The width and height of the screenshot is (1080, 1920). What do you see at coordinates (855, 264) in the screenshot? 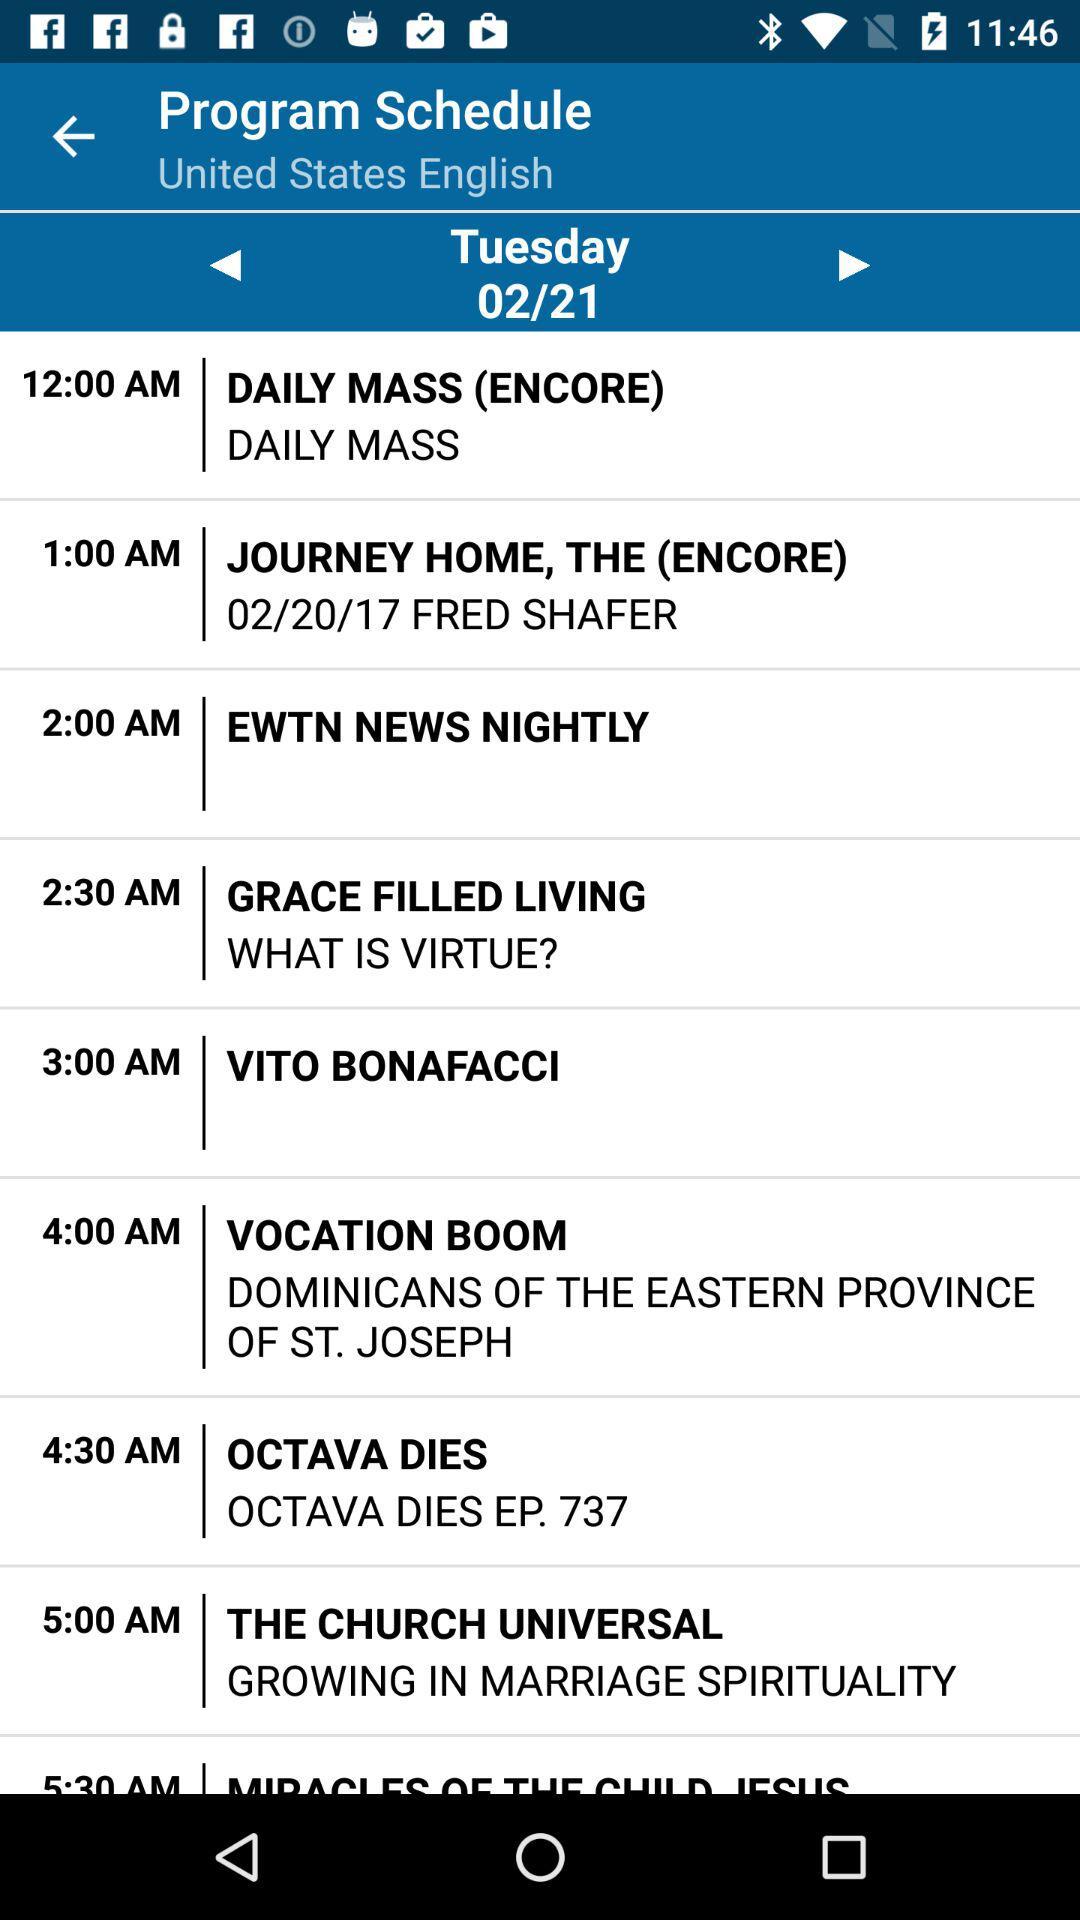
I see `go forward` at bounding box center [855, 264].